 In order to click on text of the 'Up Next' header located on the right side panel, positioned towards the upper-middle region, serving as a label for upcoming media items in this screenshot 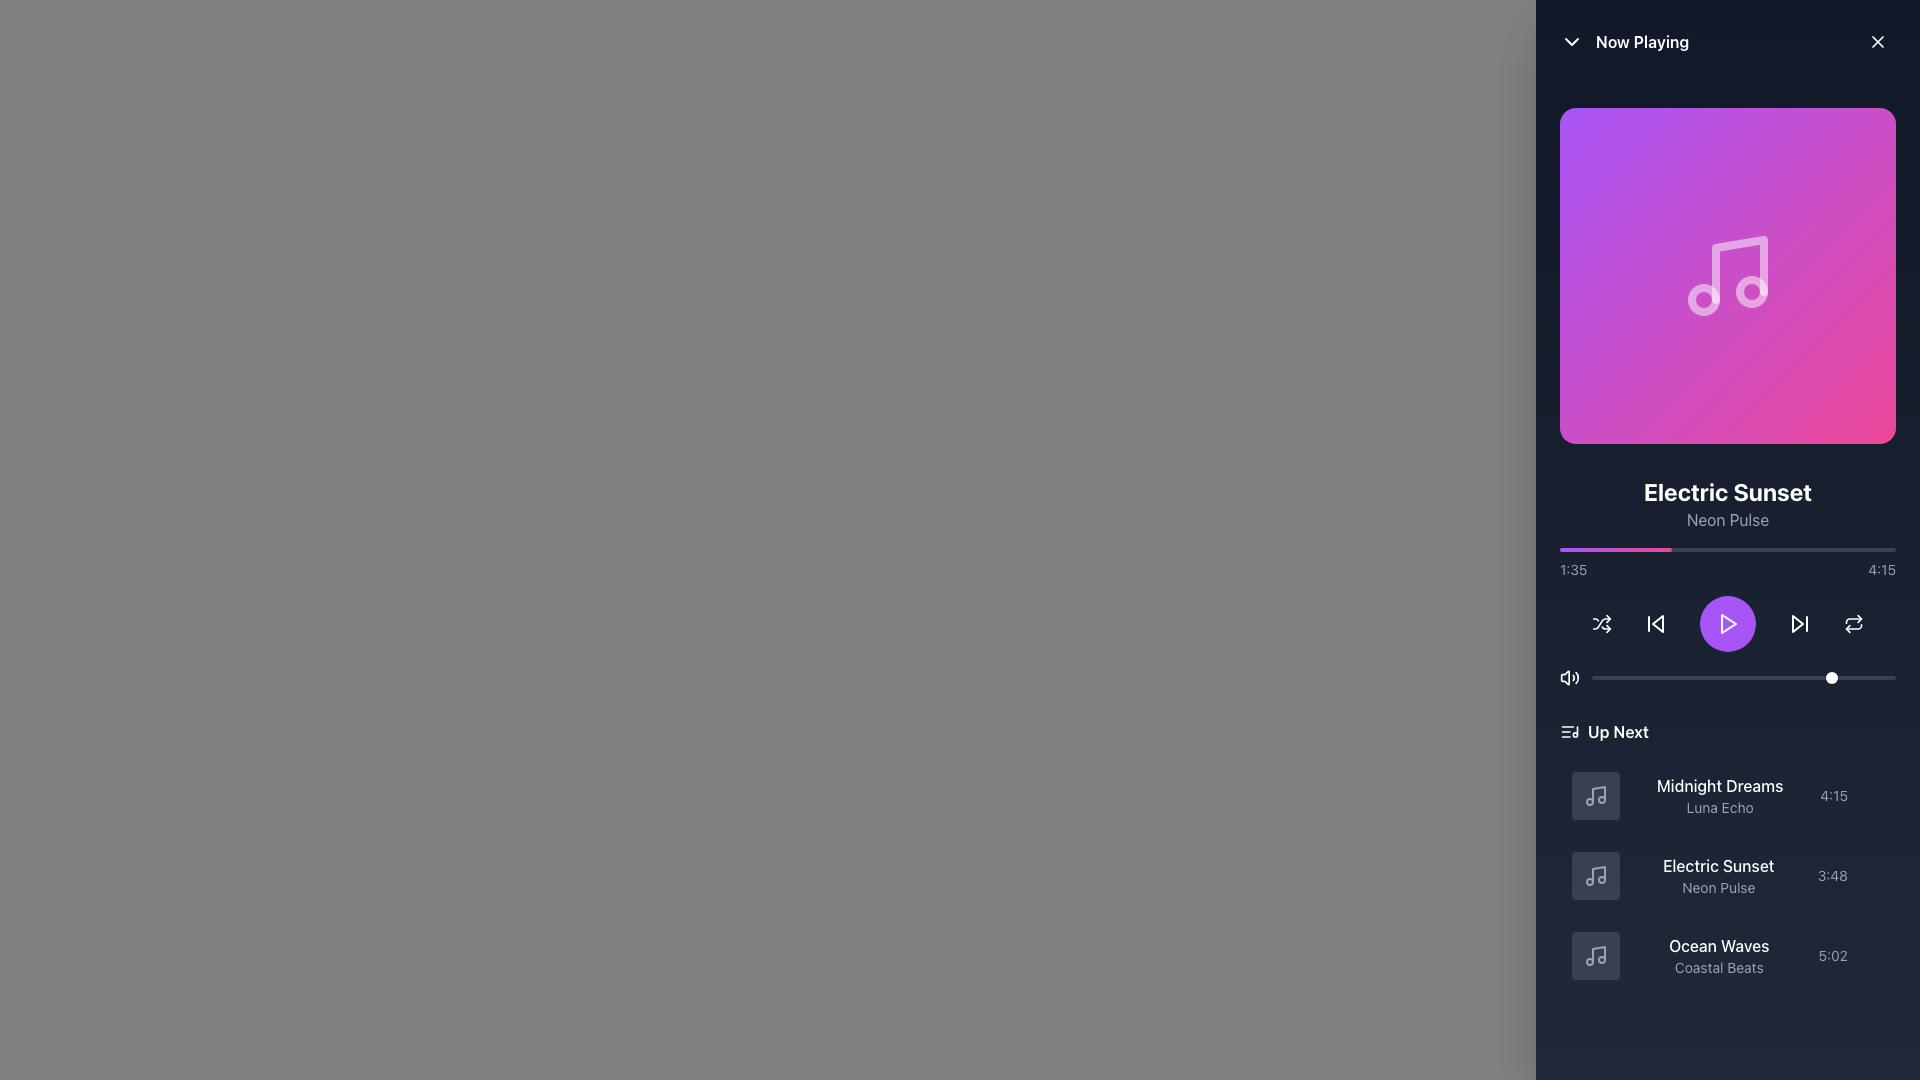, I will do `click(1604, 732)`.